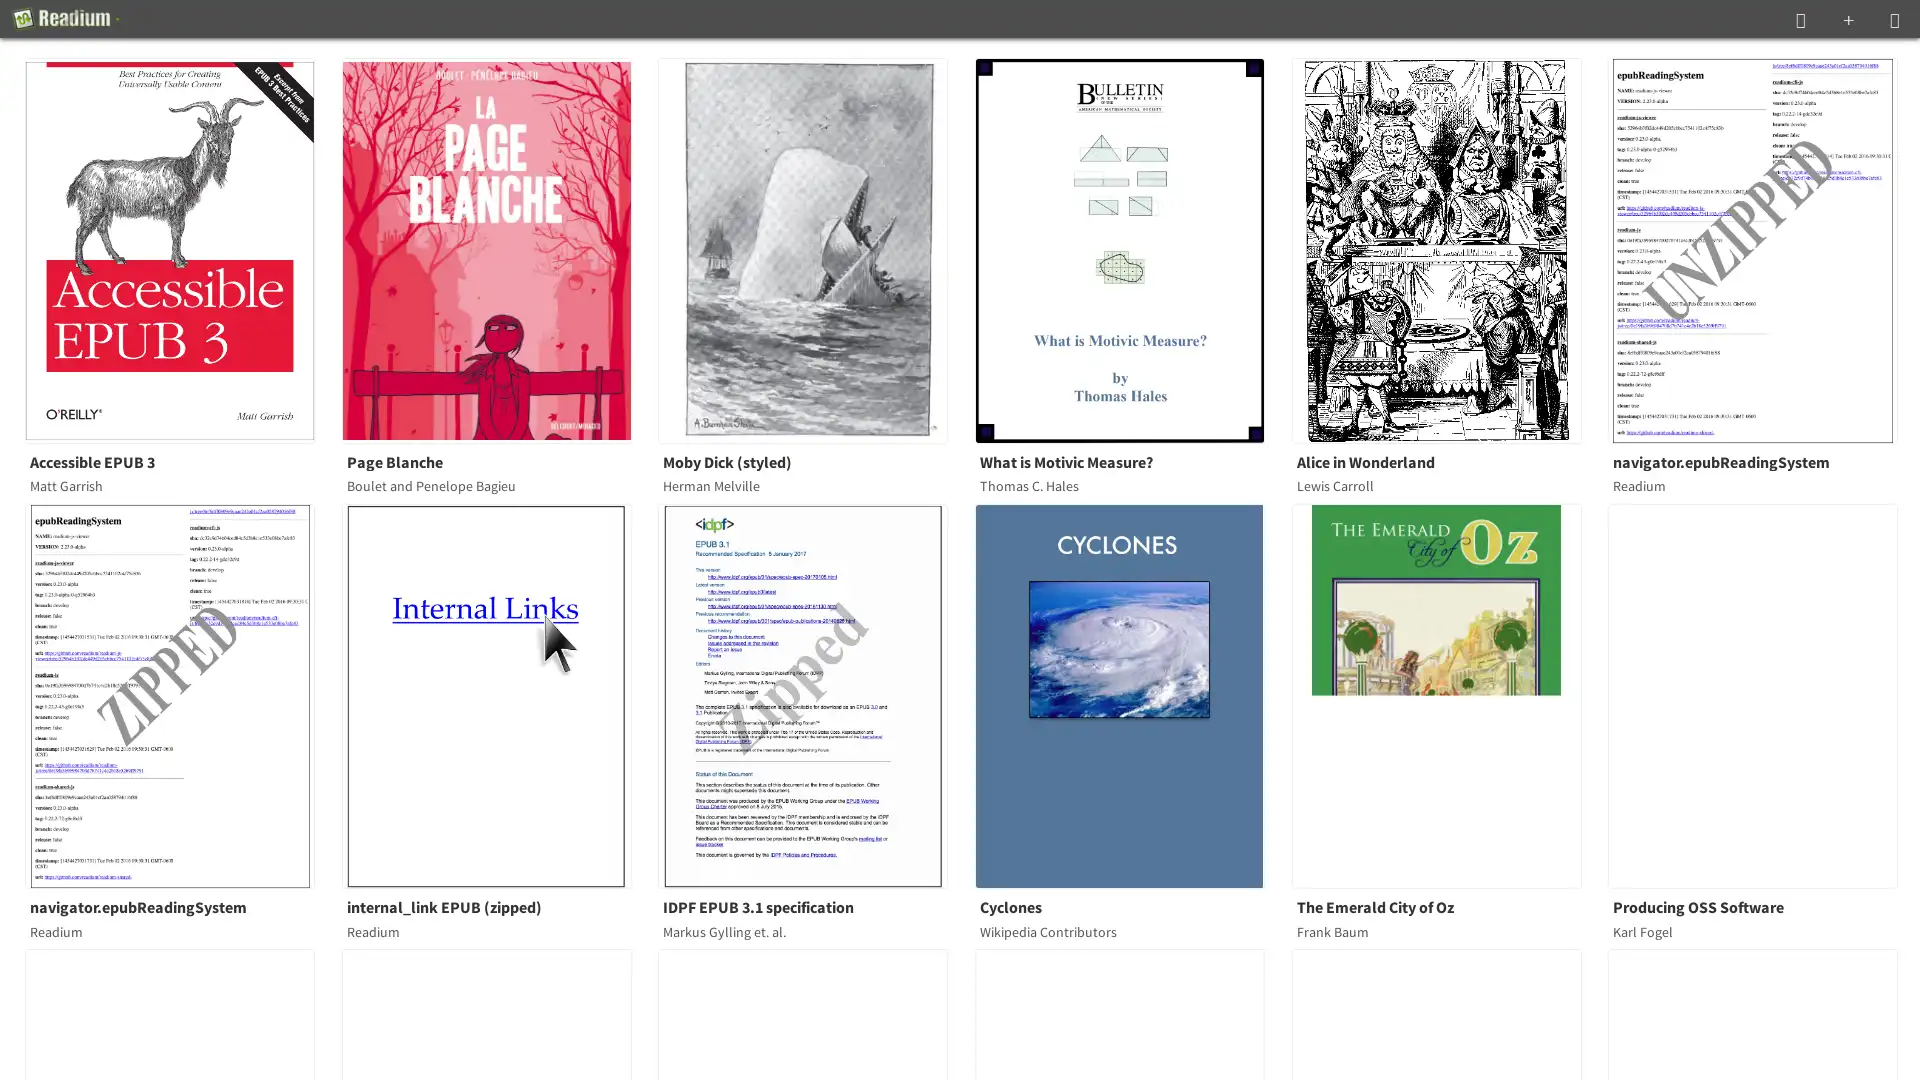 The width and height of the screenshot is (1920, 1080). What do you see at coordinates (1448, 694) in the screenshot?
I see `(11) The Emerald City of Oz` at bounding box center [1448, 694].